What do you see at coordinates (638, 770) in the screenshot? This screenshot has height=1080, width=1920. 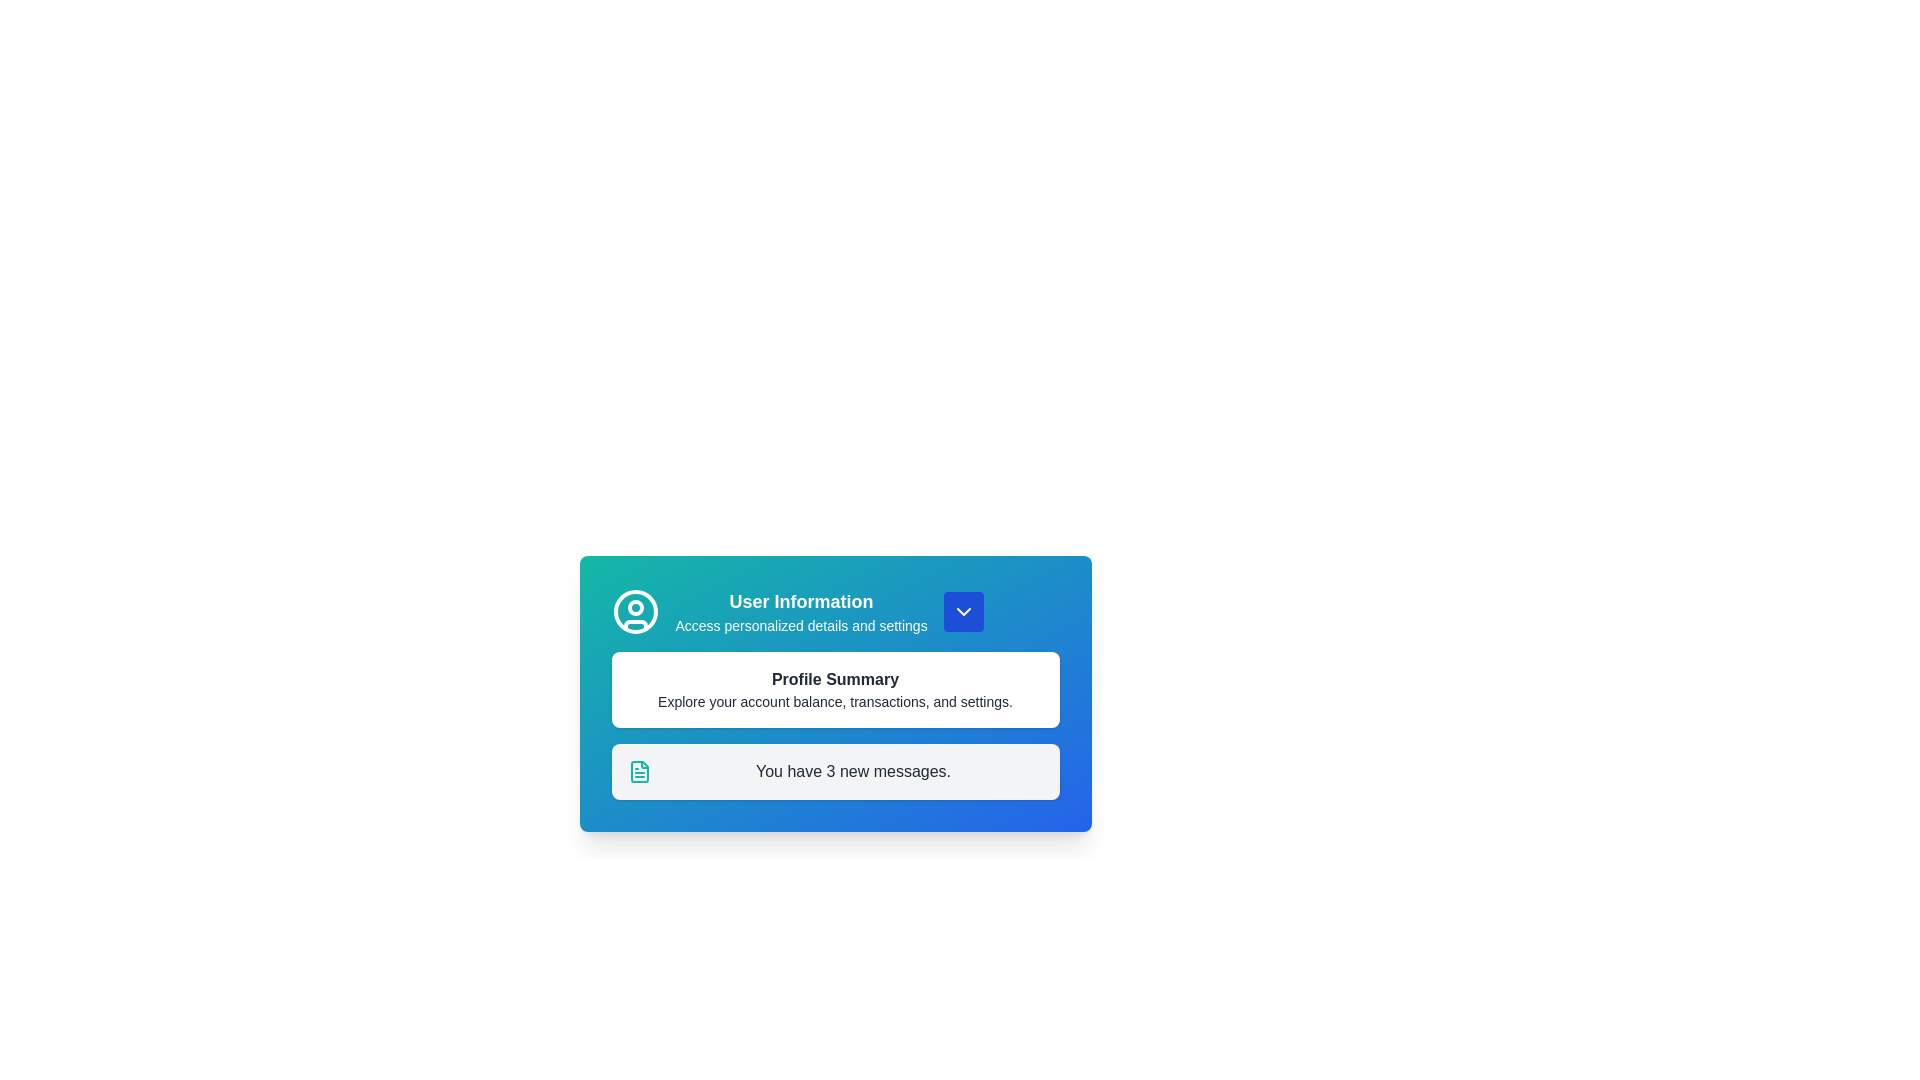 I see `the document/file icon that precedes the text 'You have 3 new messages.'` at bounding box center [638, 770].